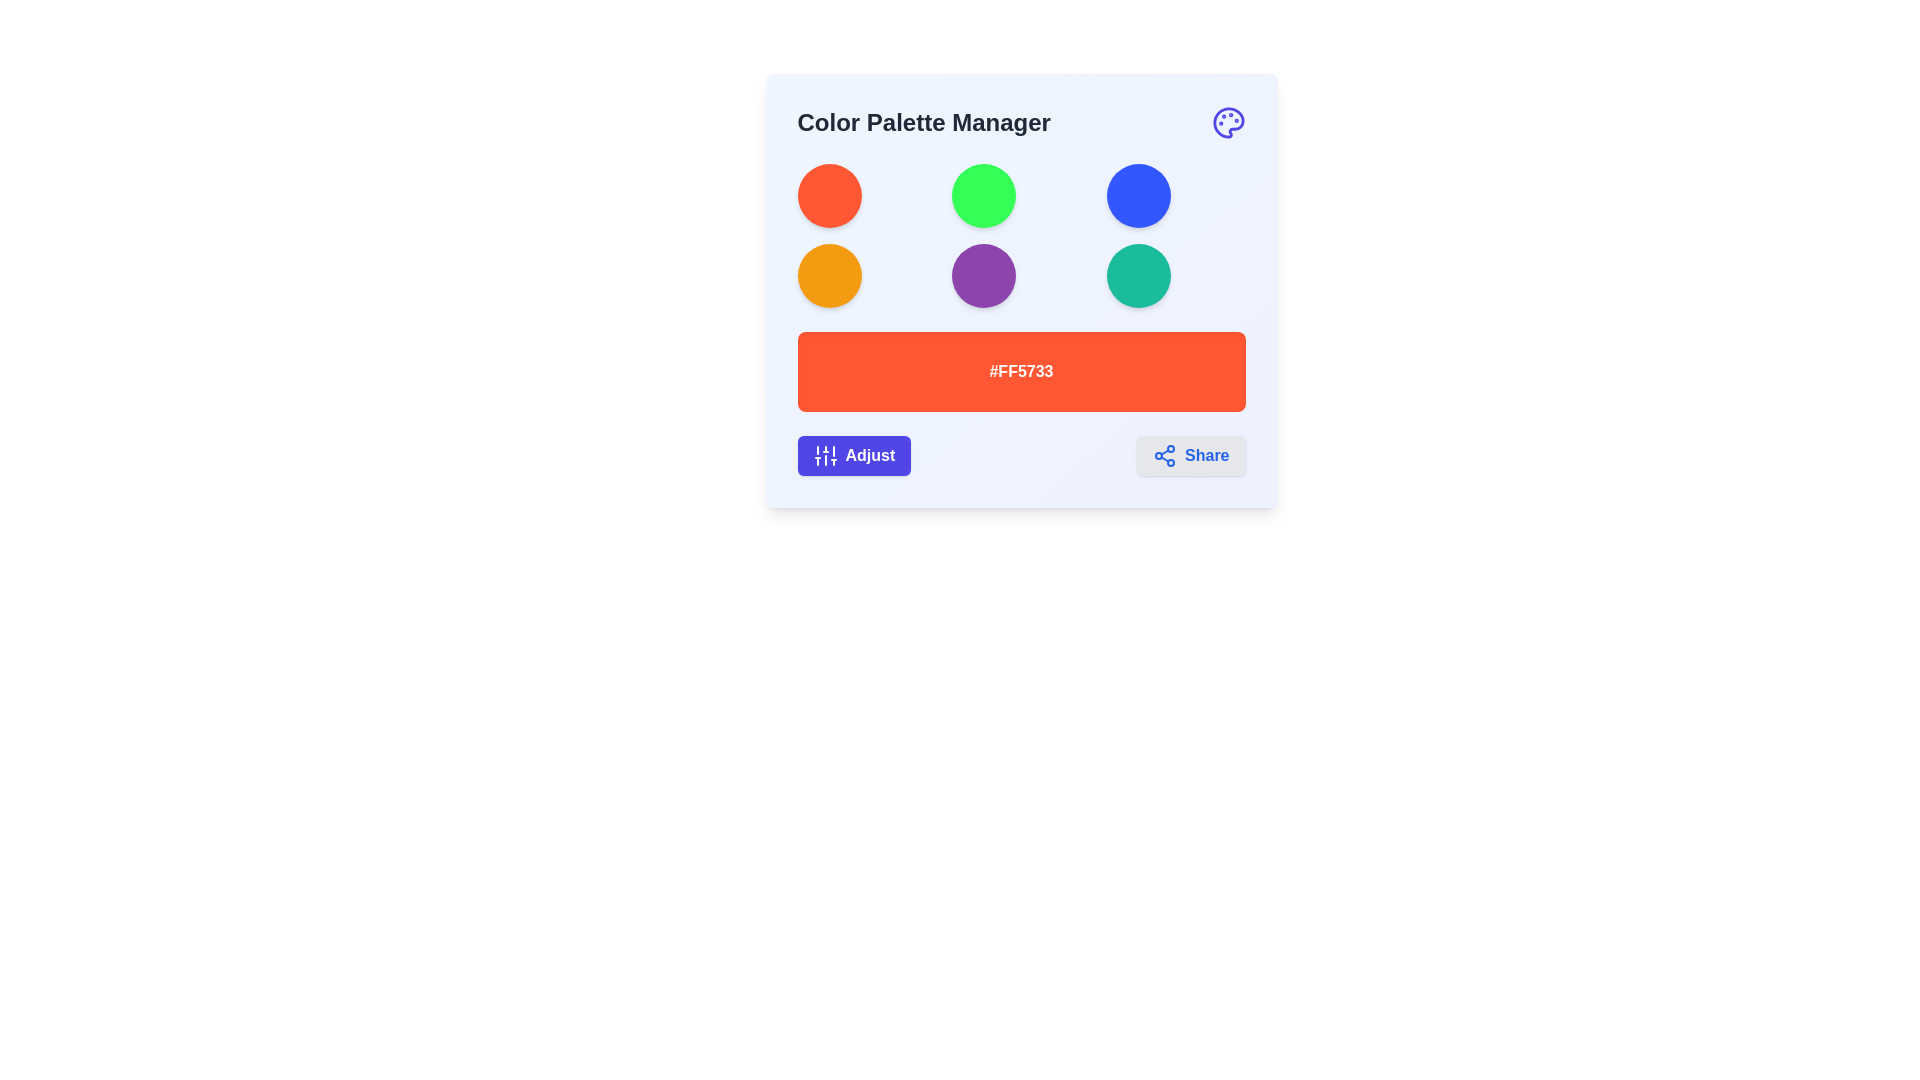 The image size is (1920, 1080). What do you see at coordinates (984, 276) in the screenshot?
I see `the color selection button located in the second row and second column of the color palette grid` at bounding box center [984, 276].